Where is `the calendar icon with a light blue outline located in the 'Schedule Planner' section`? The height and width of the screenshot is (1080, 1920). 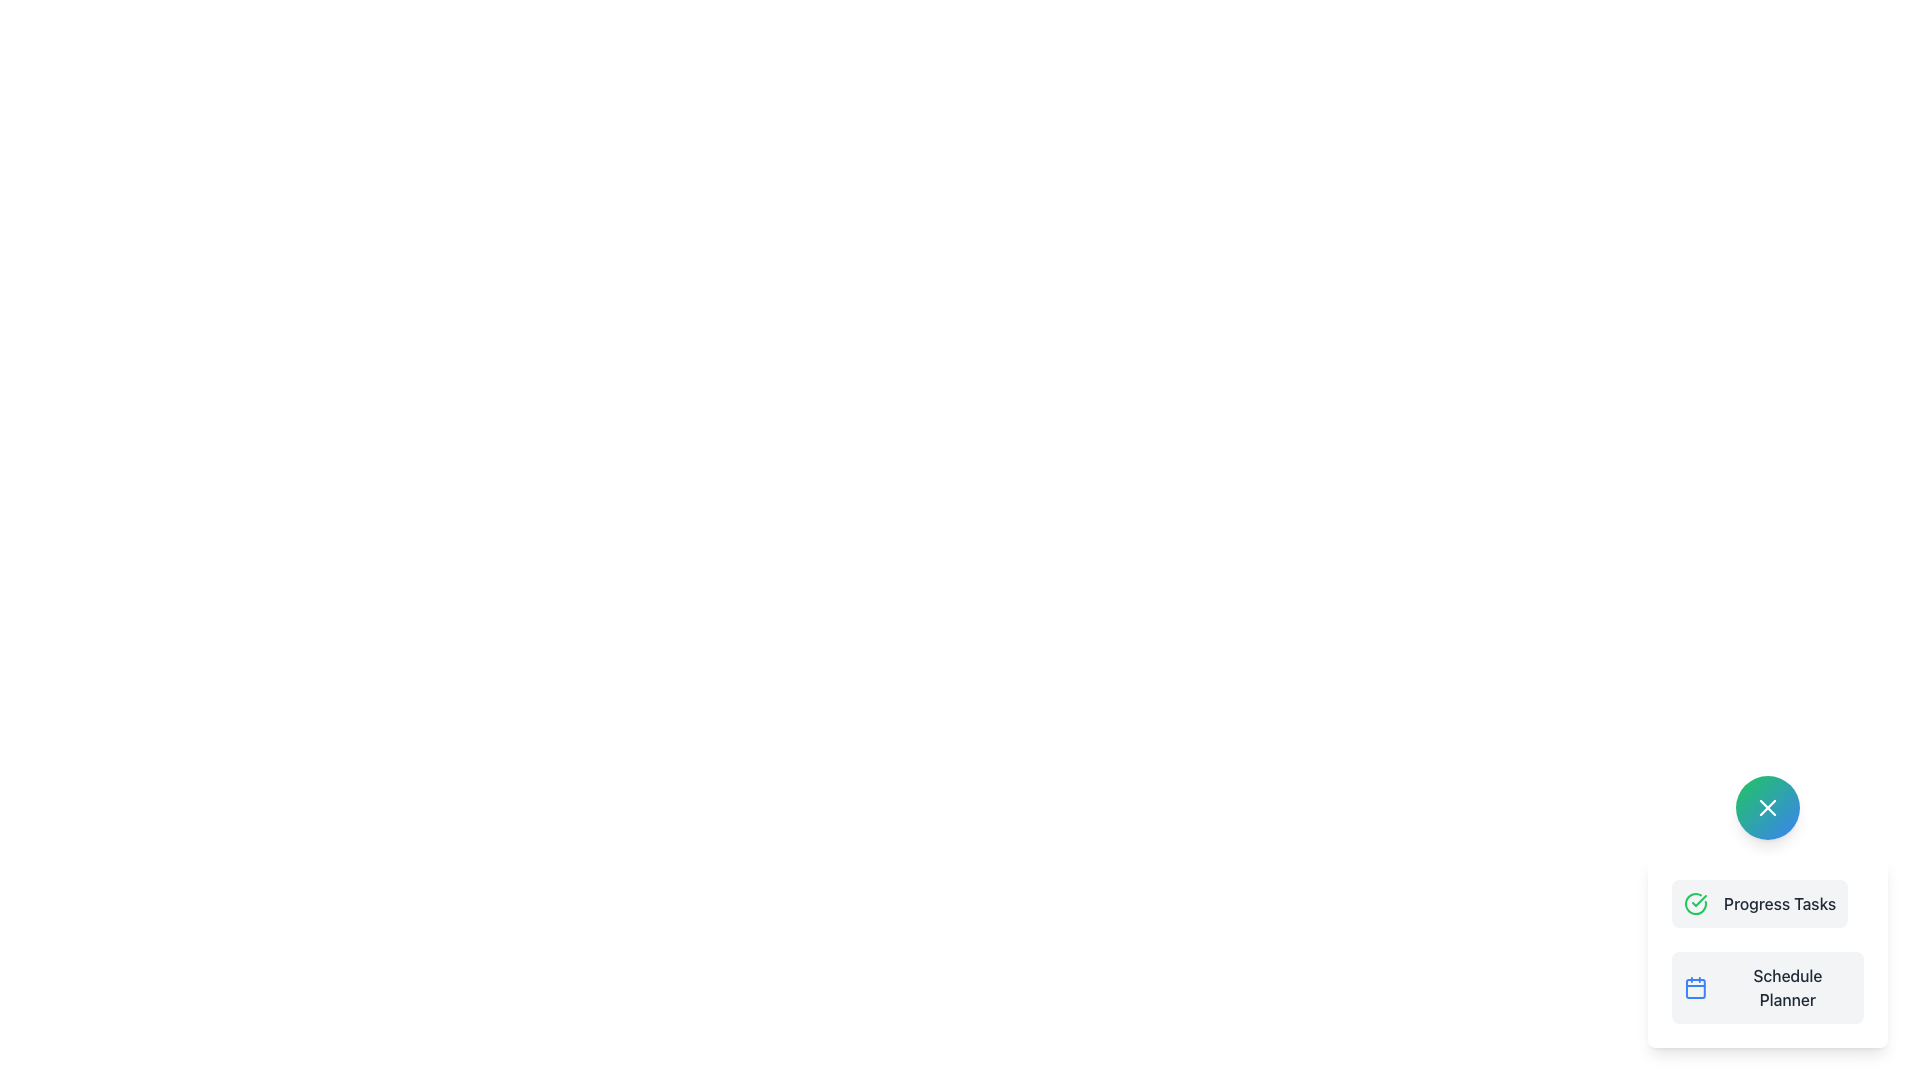
the calendar icon with a light blue outline located in the 'Schedule Planner' section is located at coordinates (1694, 987).